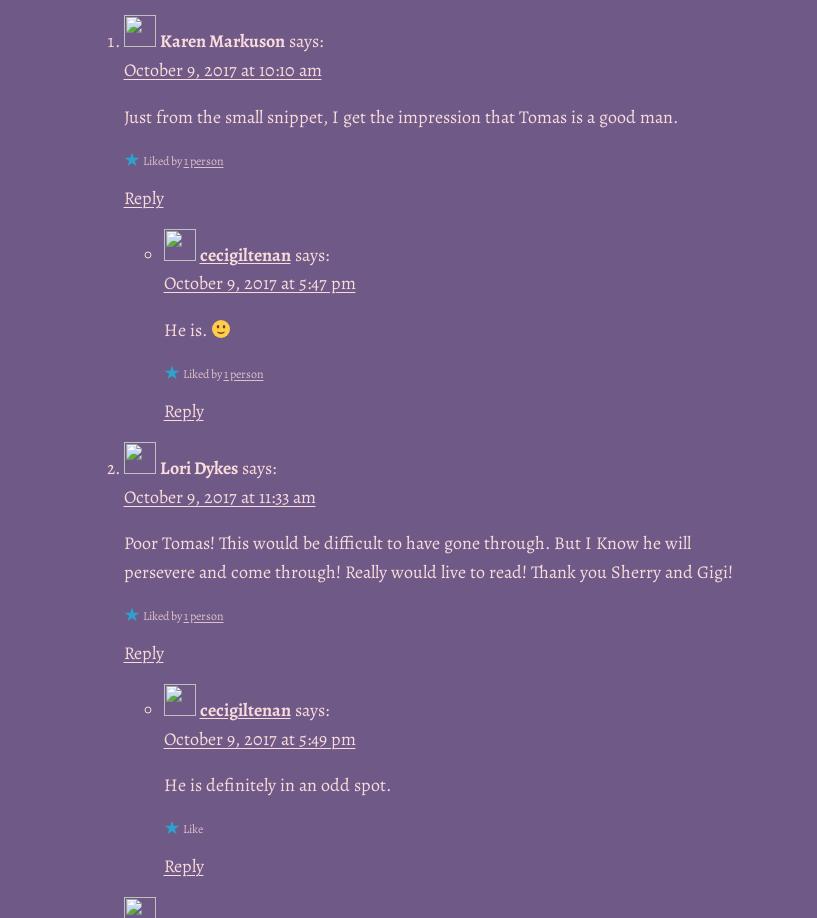 This screenshot has width=817, height=918. What do you see at coordinates (220, 70) in the screenshot?
I see `'October 9, 2017 at 10:10 am'` at bounding box center [220, 70].